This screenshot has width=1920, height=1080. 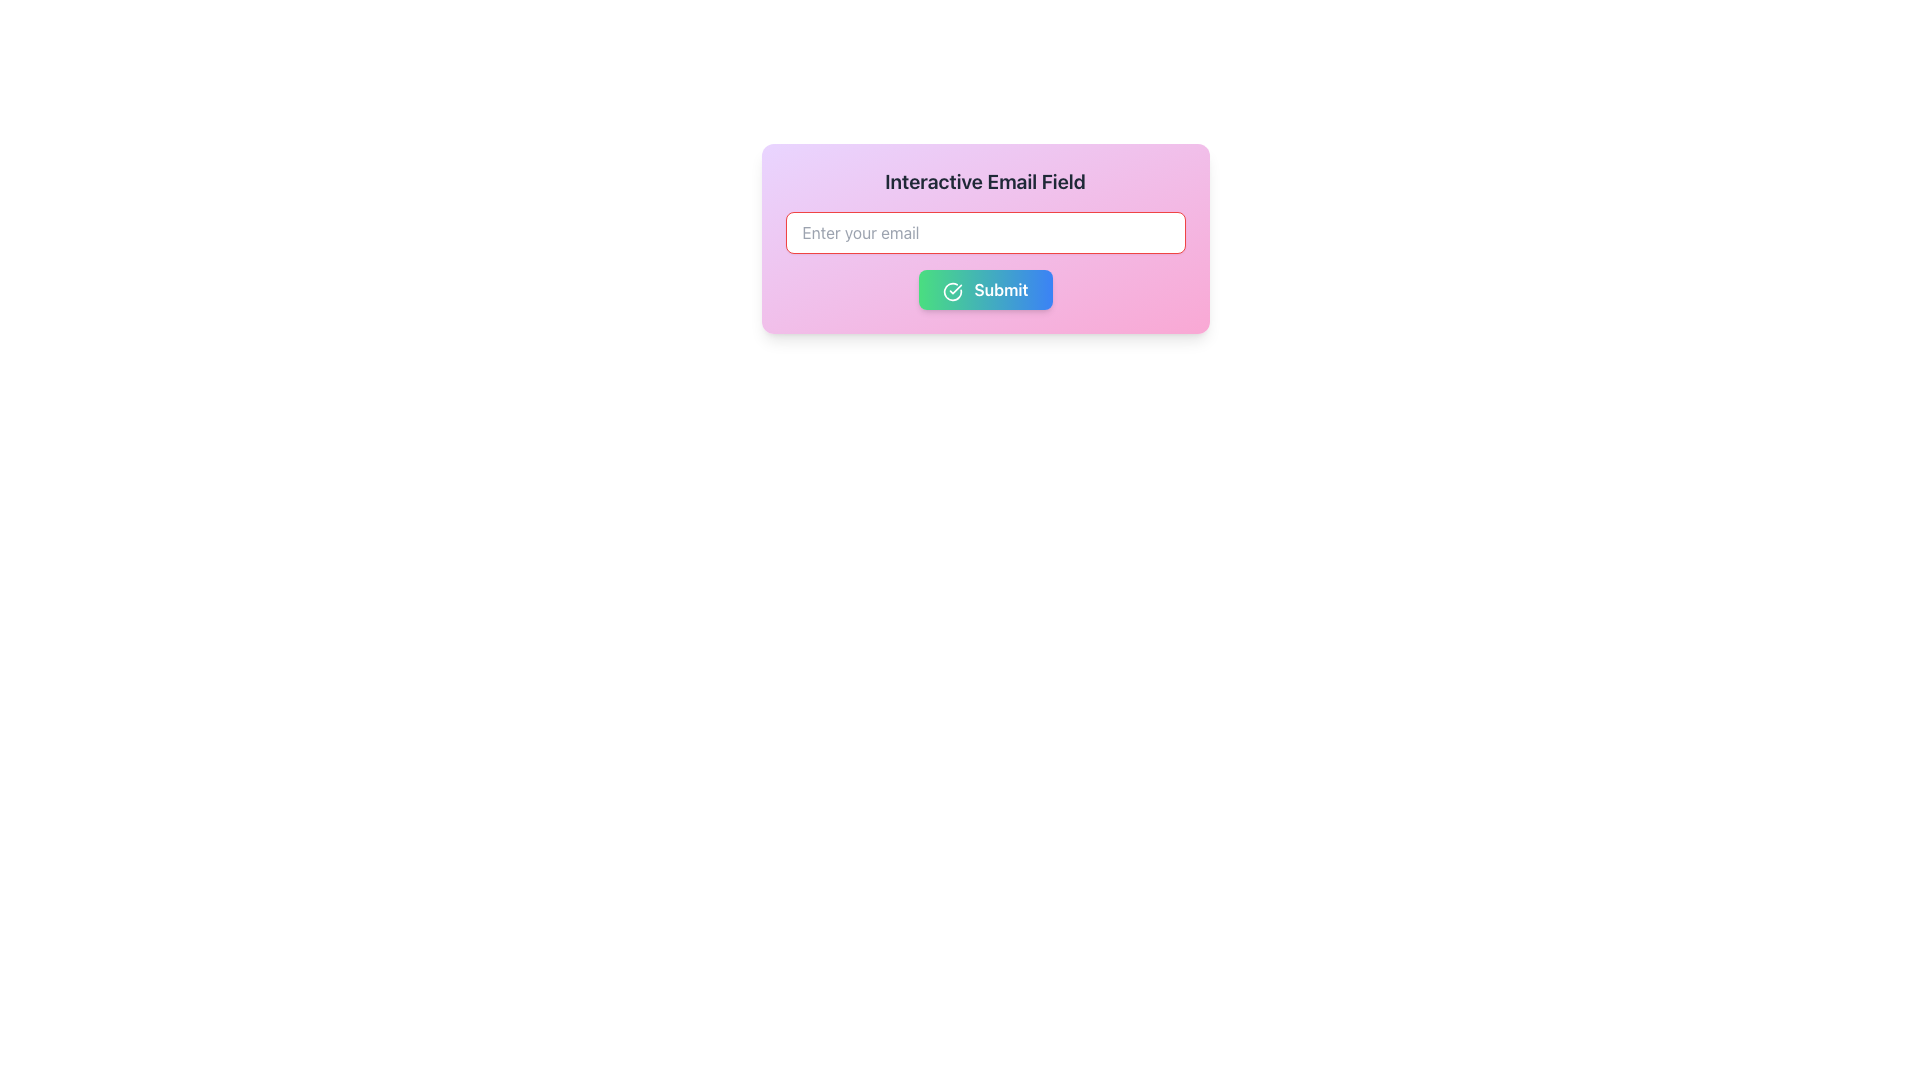 What do you see at coordinates (951, 291) in the screenshot?
I see `the confirmation icon located to the left and slightly above the center of the 'Submit' button, which indicates correctness` at bounding box center [951, 291].